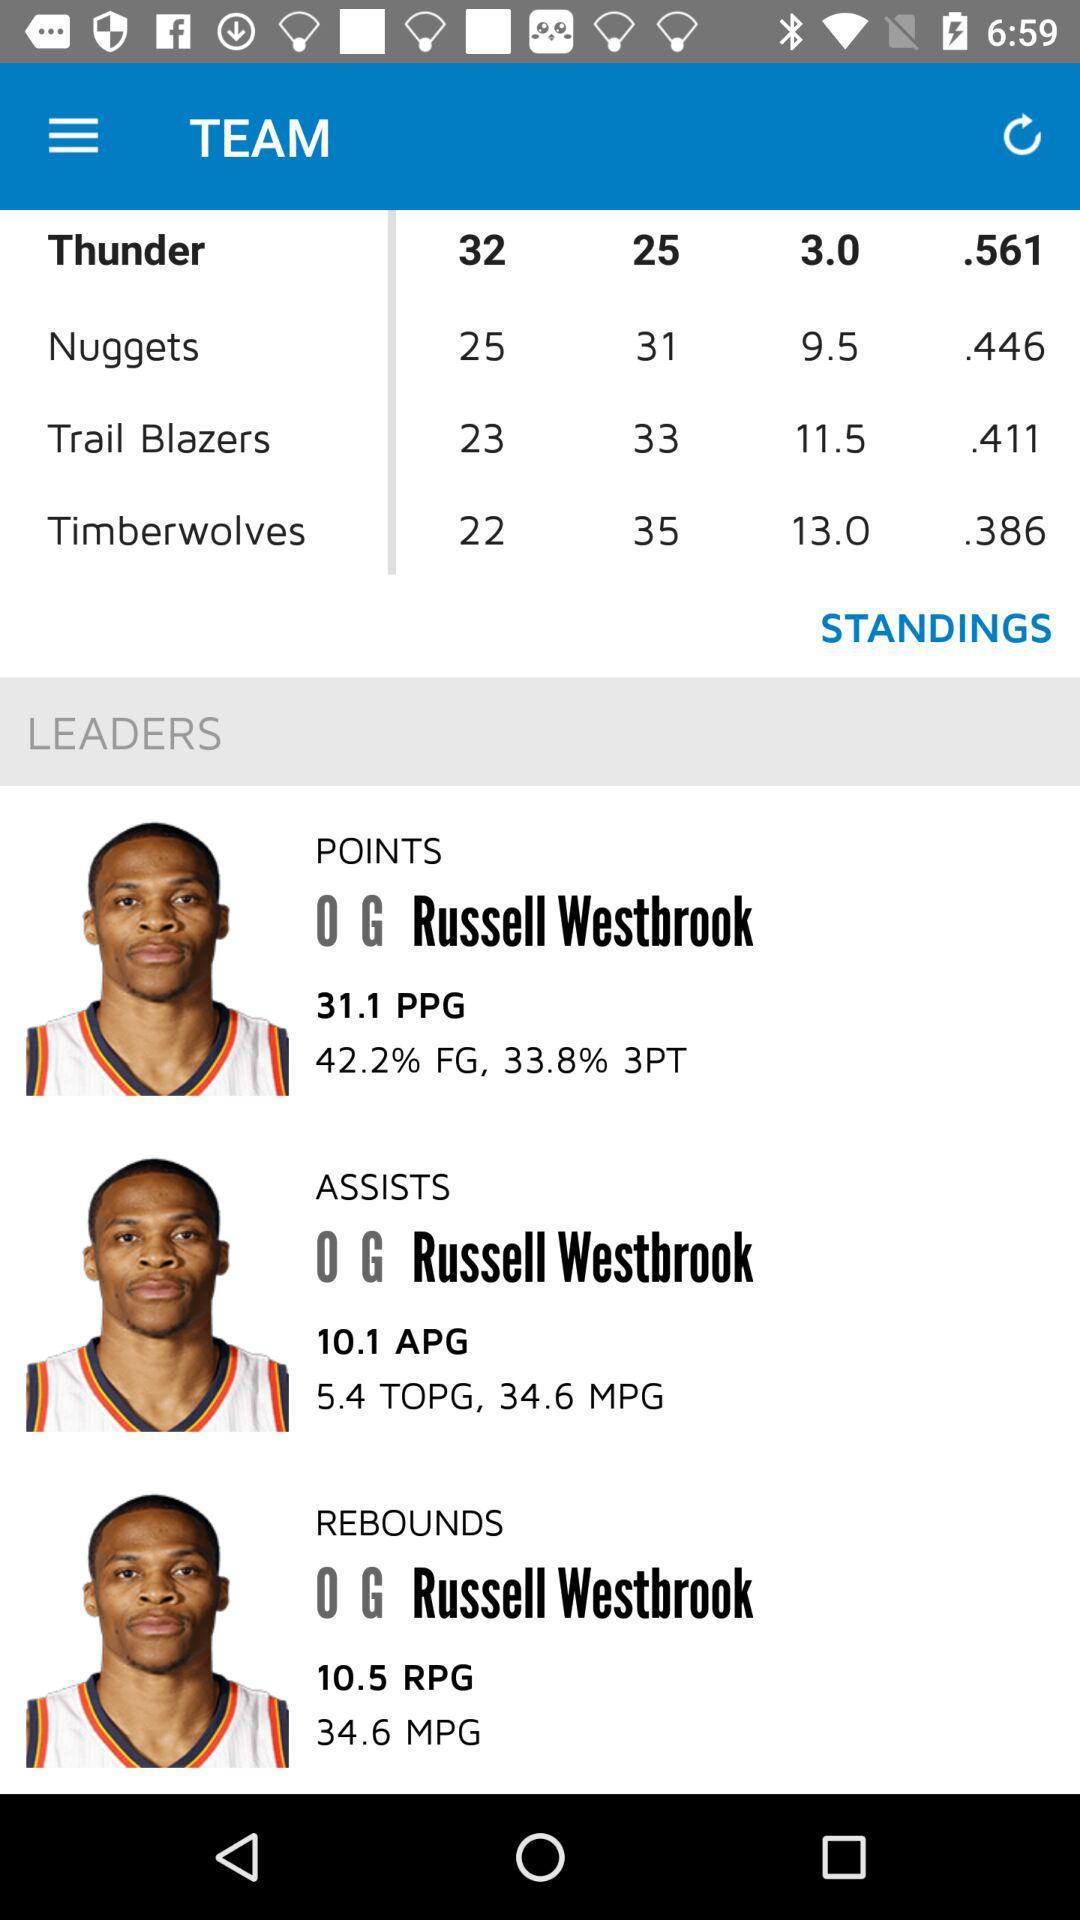 This screenshot has width=1080, height=1920. Describe the element at coordinates (72, 135) in the screenshot. I see `the icon to the left of the team item` at that location.